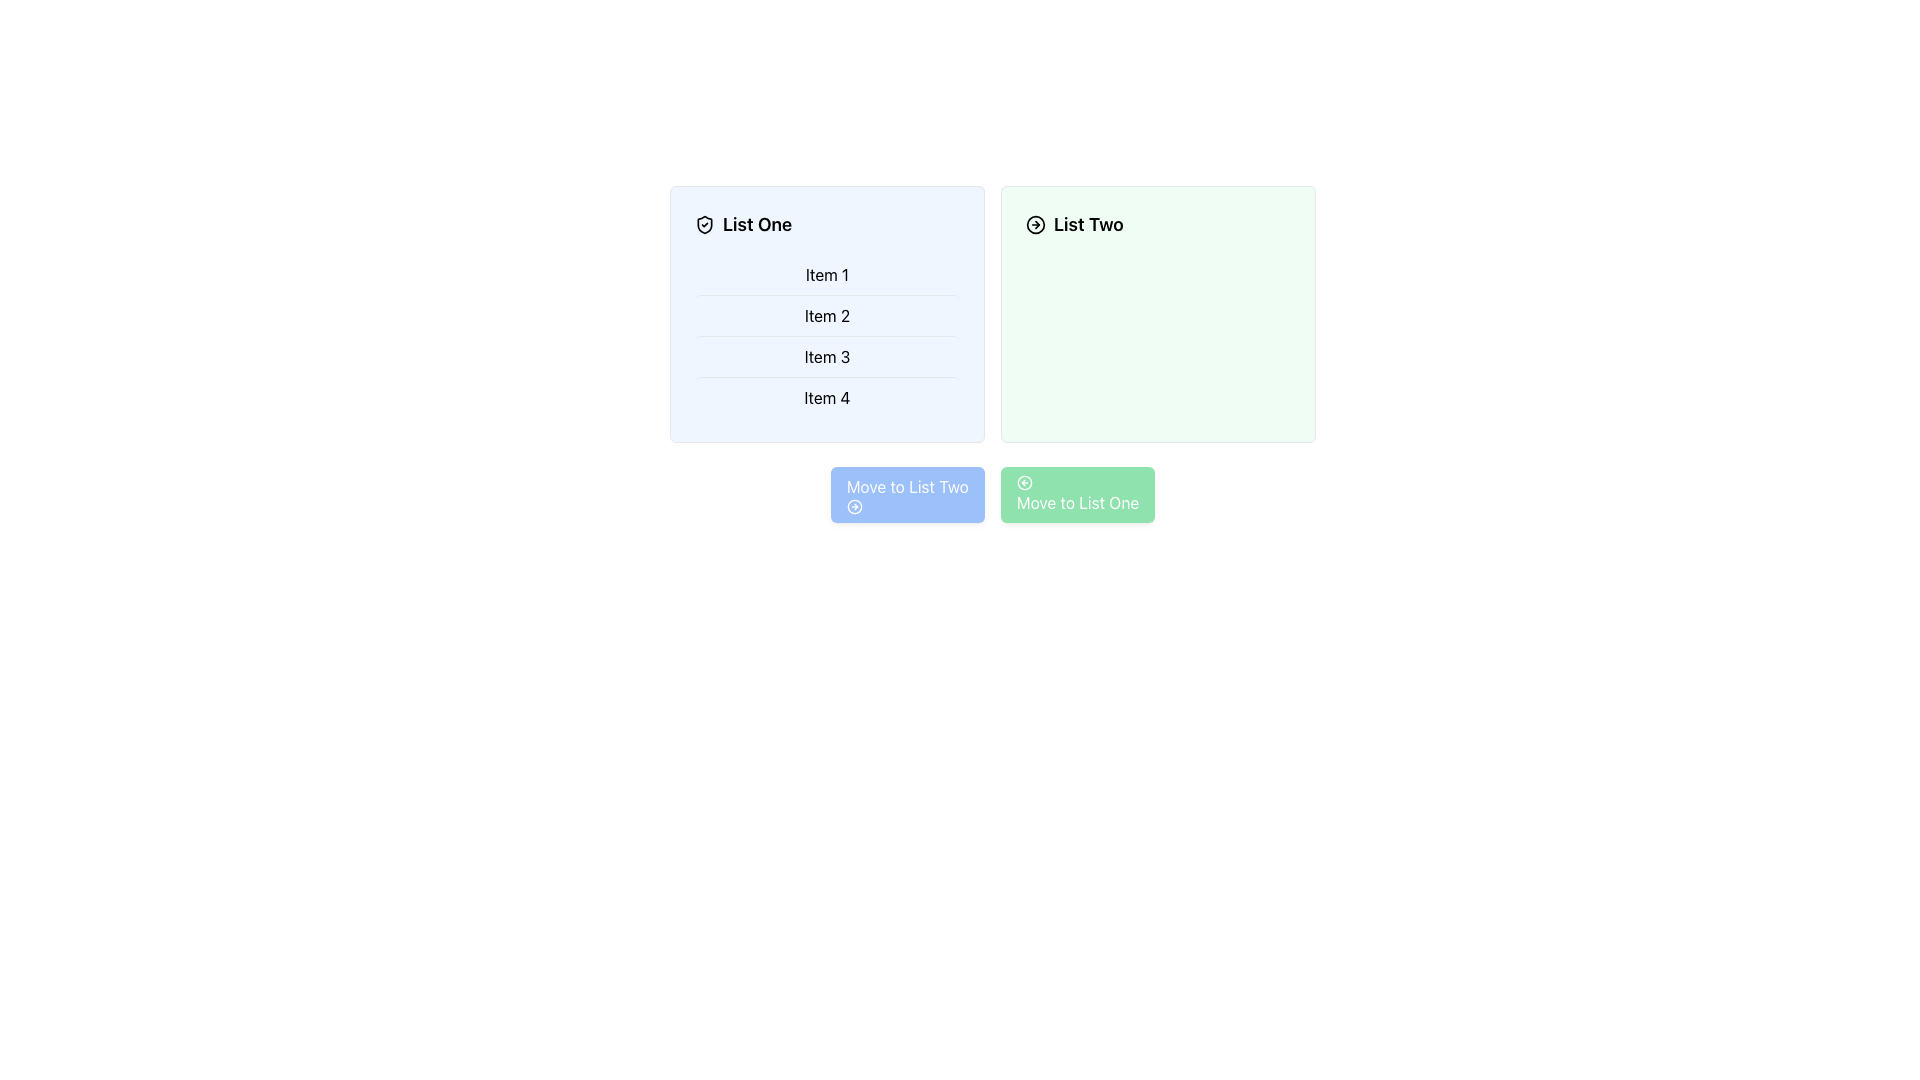 The image size is (1920, 1080). I want to click on the circular icon with a left-pointing arrow located within the 'Move to List One' button, which has a green background and white text, so click(1024, 482).